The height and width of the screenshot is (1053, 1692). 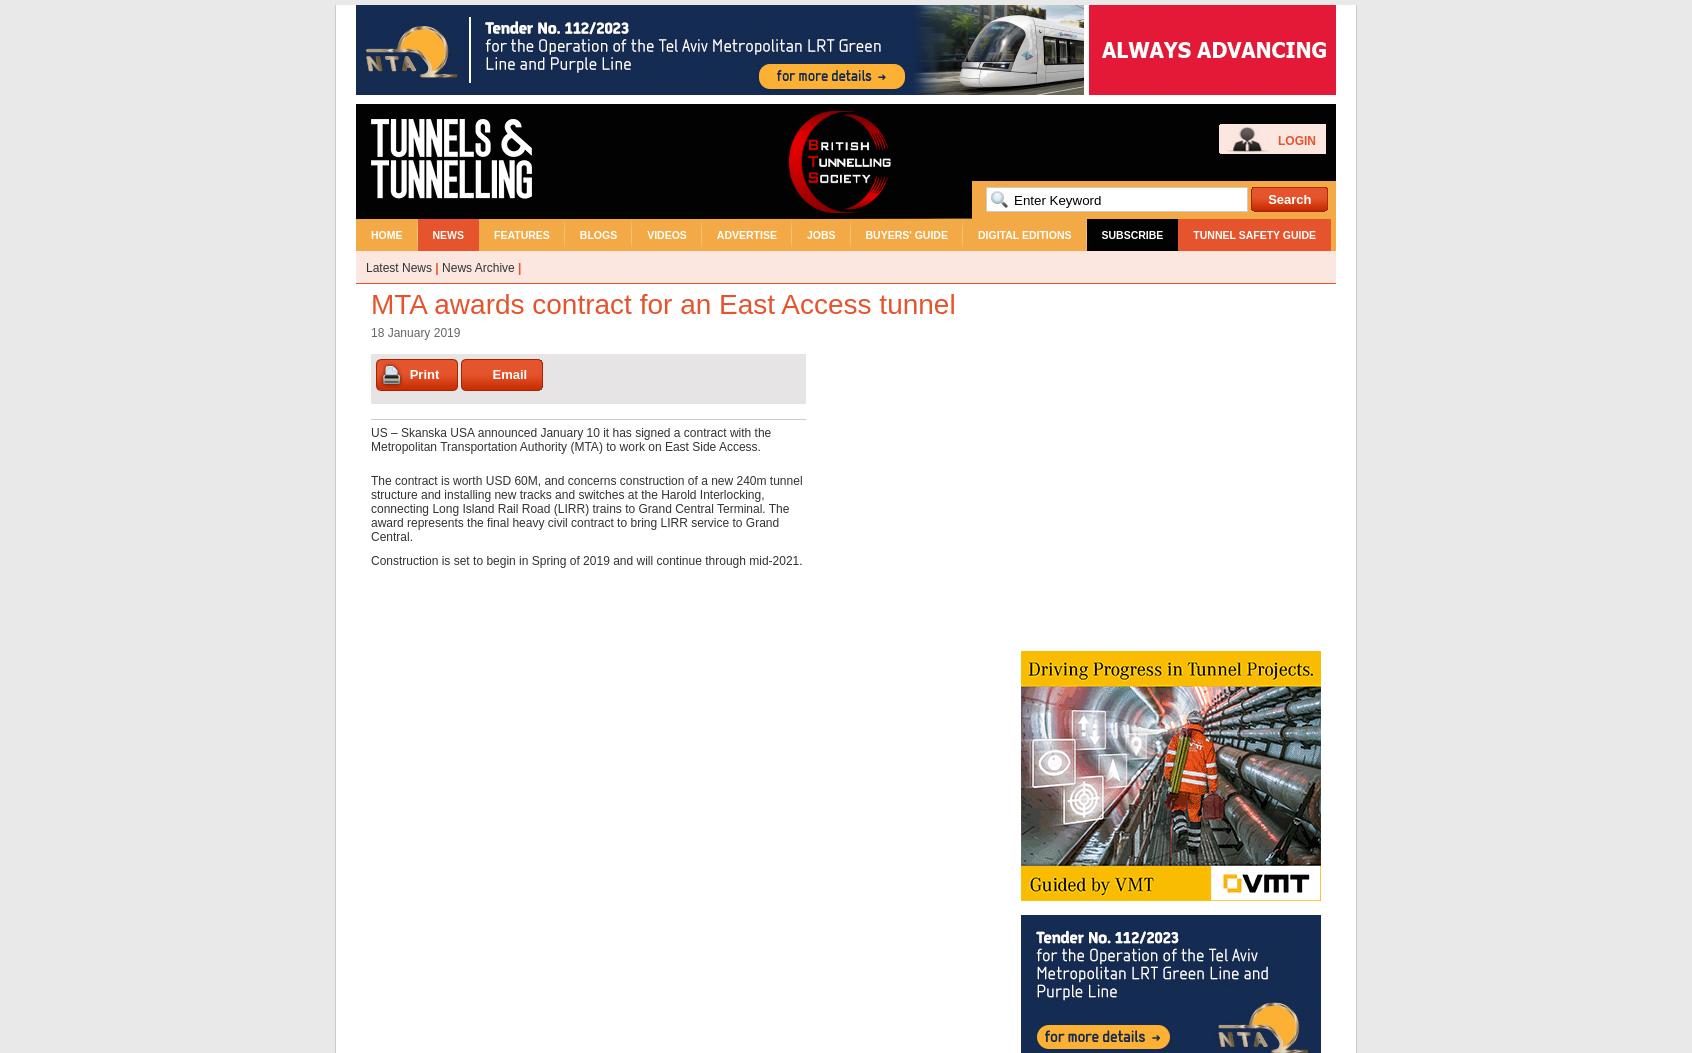 I want to click on 'The contract is worth USD 60M, and concerns construction of a new 240m tunnel structure and installing new tracks and switches at the Harold Interlocking, connecting Long Island Rail Road (LIRR) trains to Grand Central Terminal. The award represents the final heavy civil contract to bring LIRR service to Grand Central.', so click(x=585, y=509).